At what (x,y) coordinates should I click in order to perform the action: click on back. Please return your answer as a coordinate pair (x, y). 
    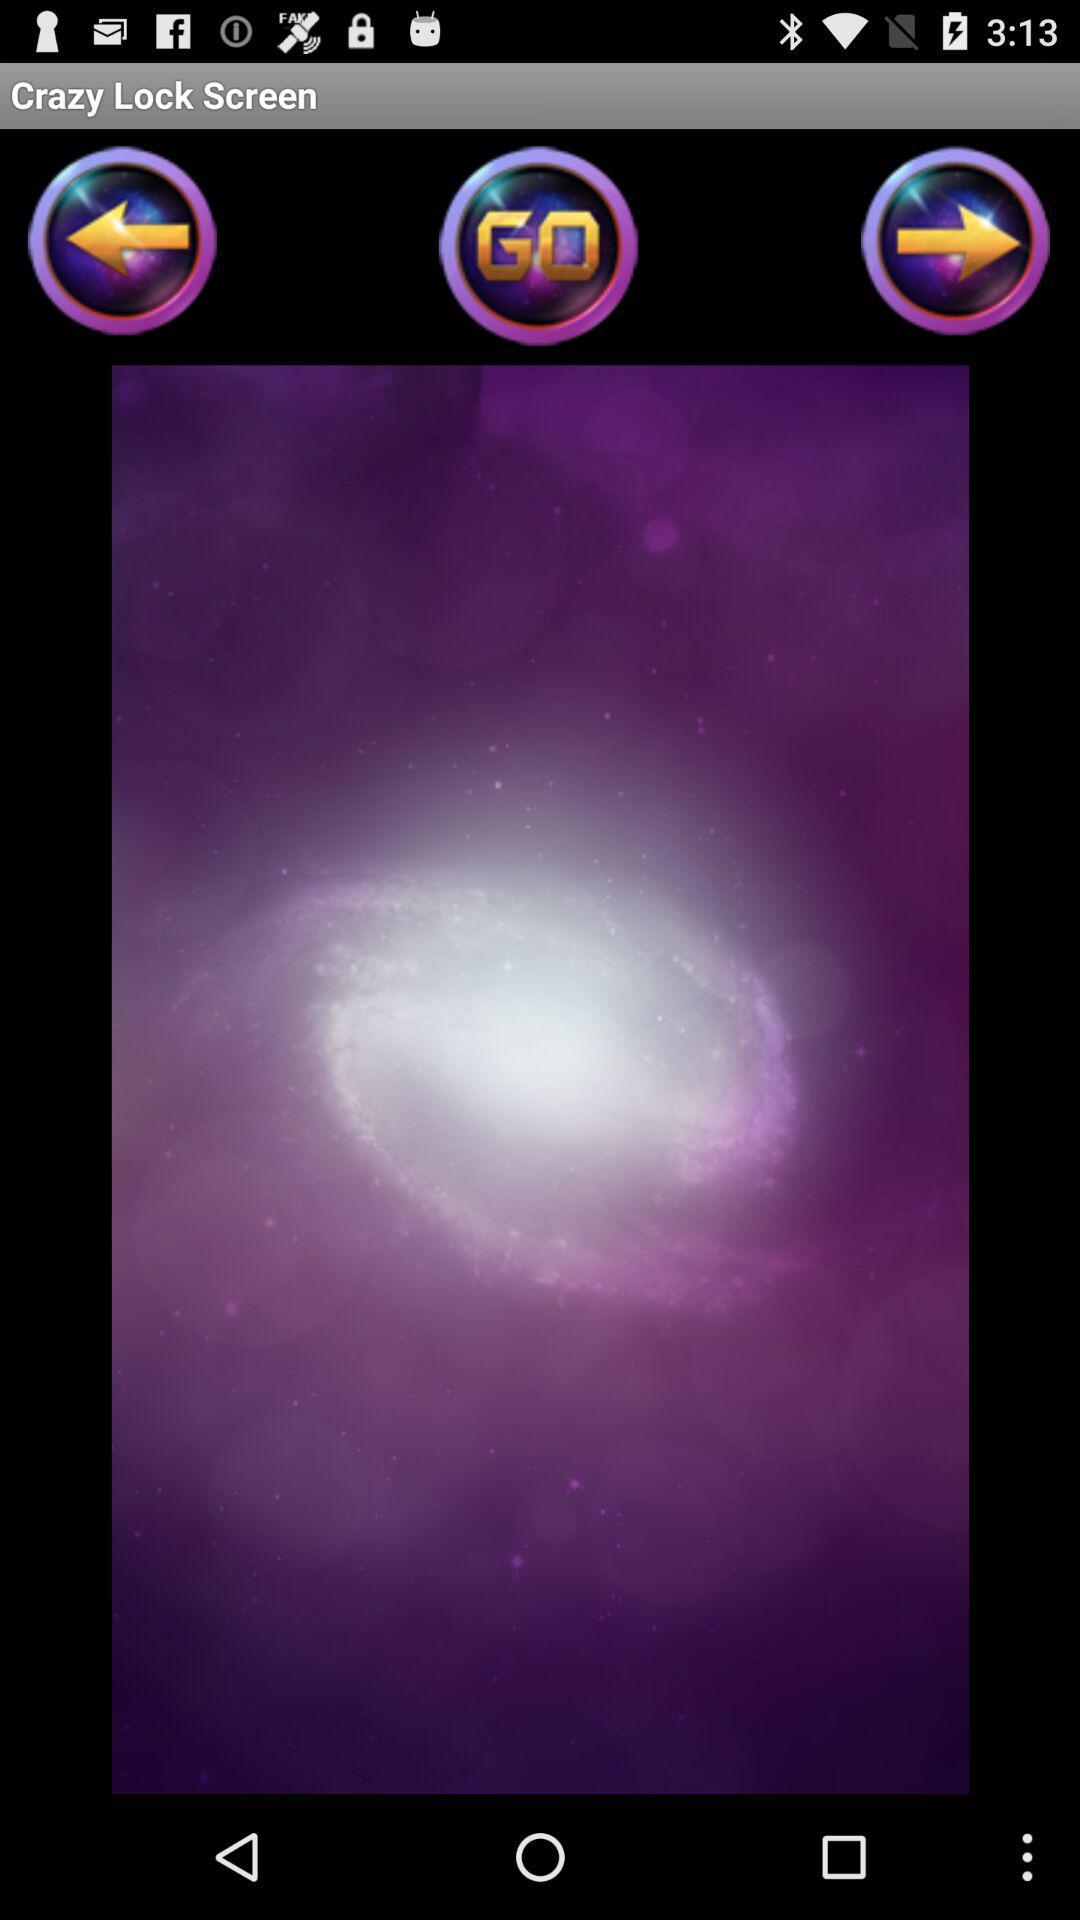
    Looking at the image, I should click on (123, 246).